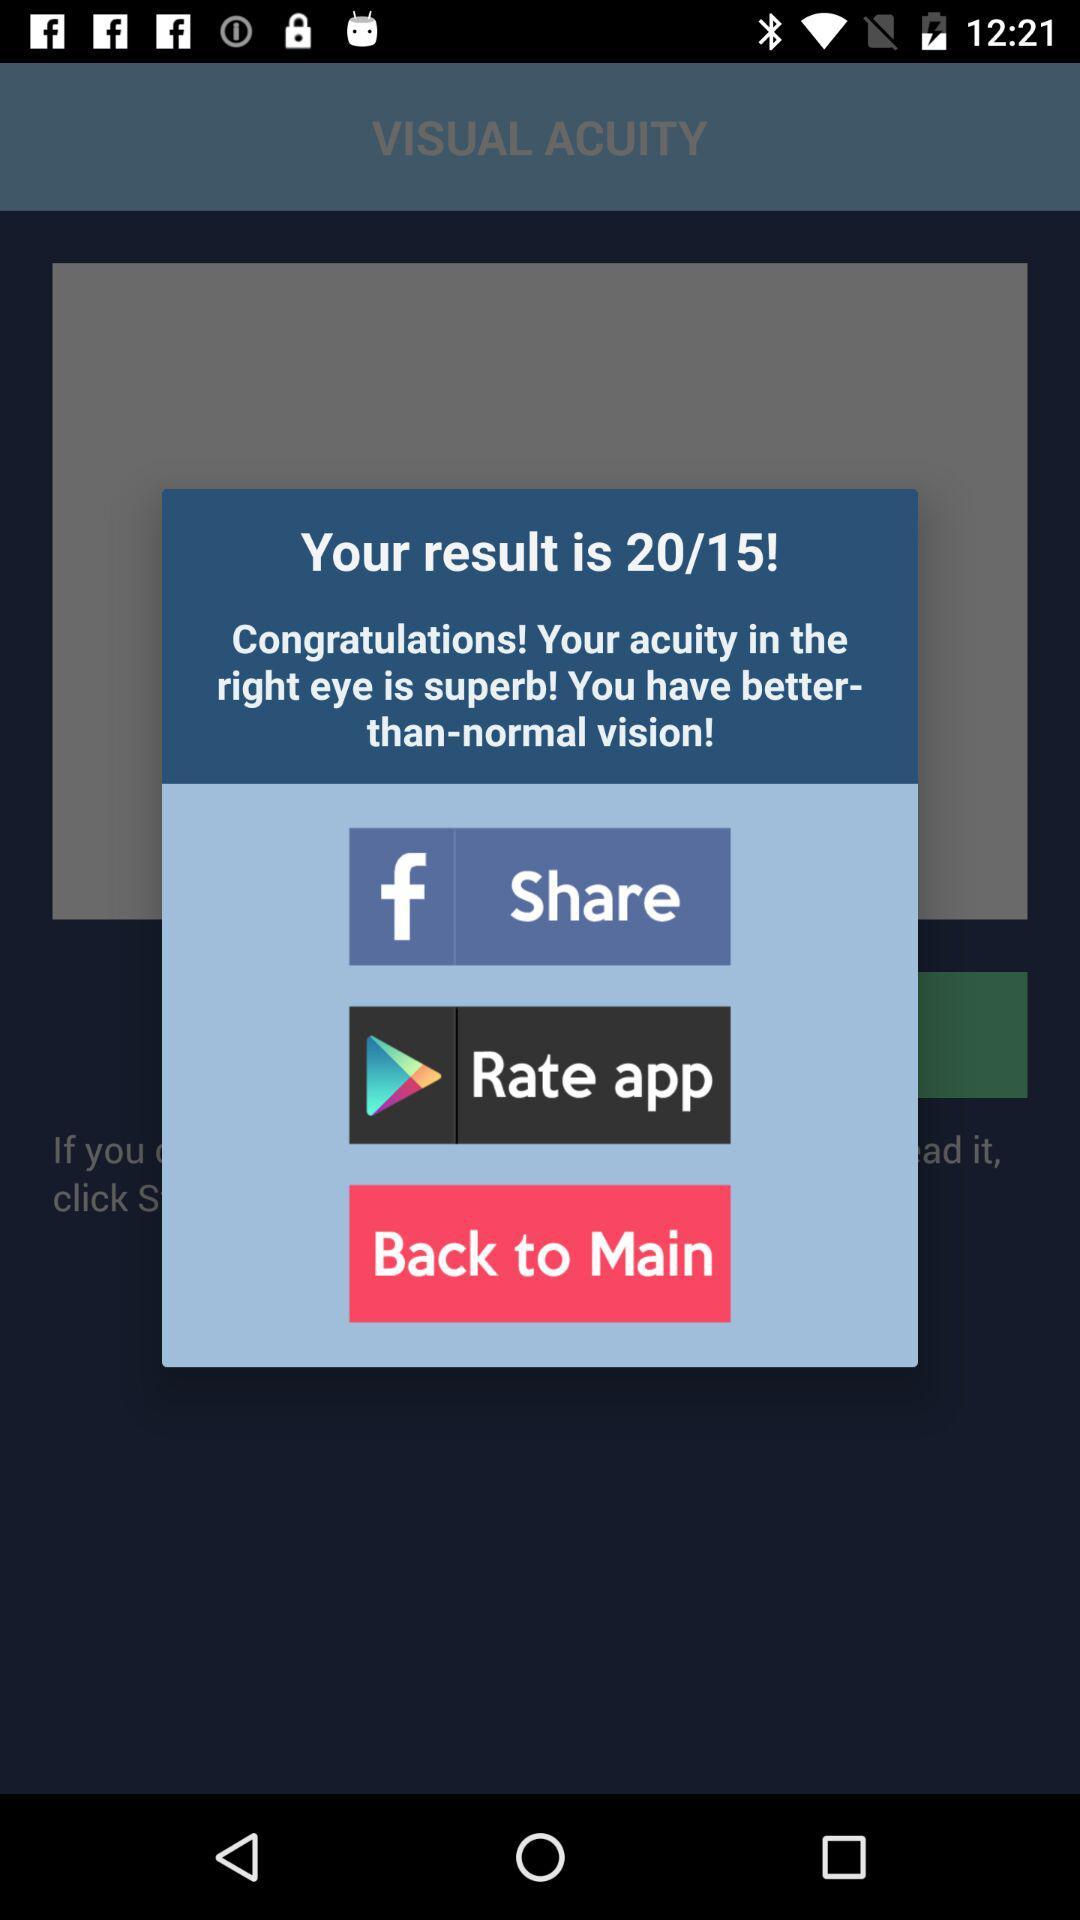  Describe the element at coordinates (538, 896) in the screenshot. I see `share` at that location.